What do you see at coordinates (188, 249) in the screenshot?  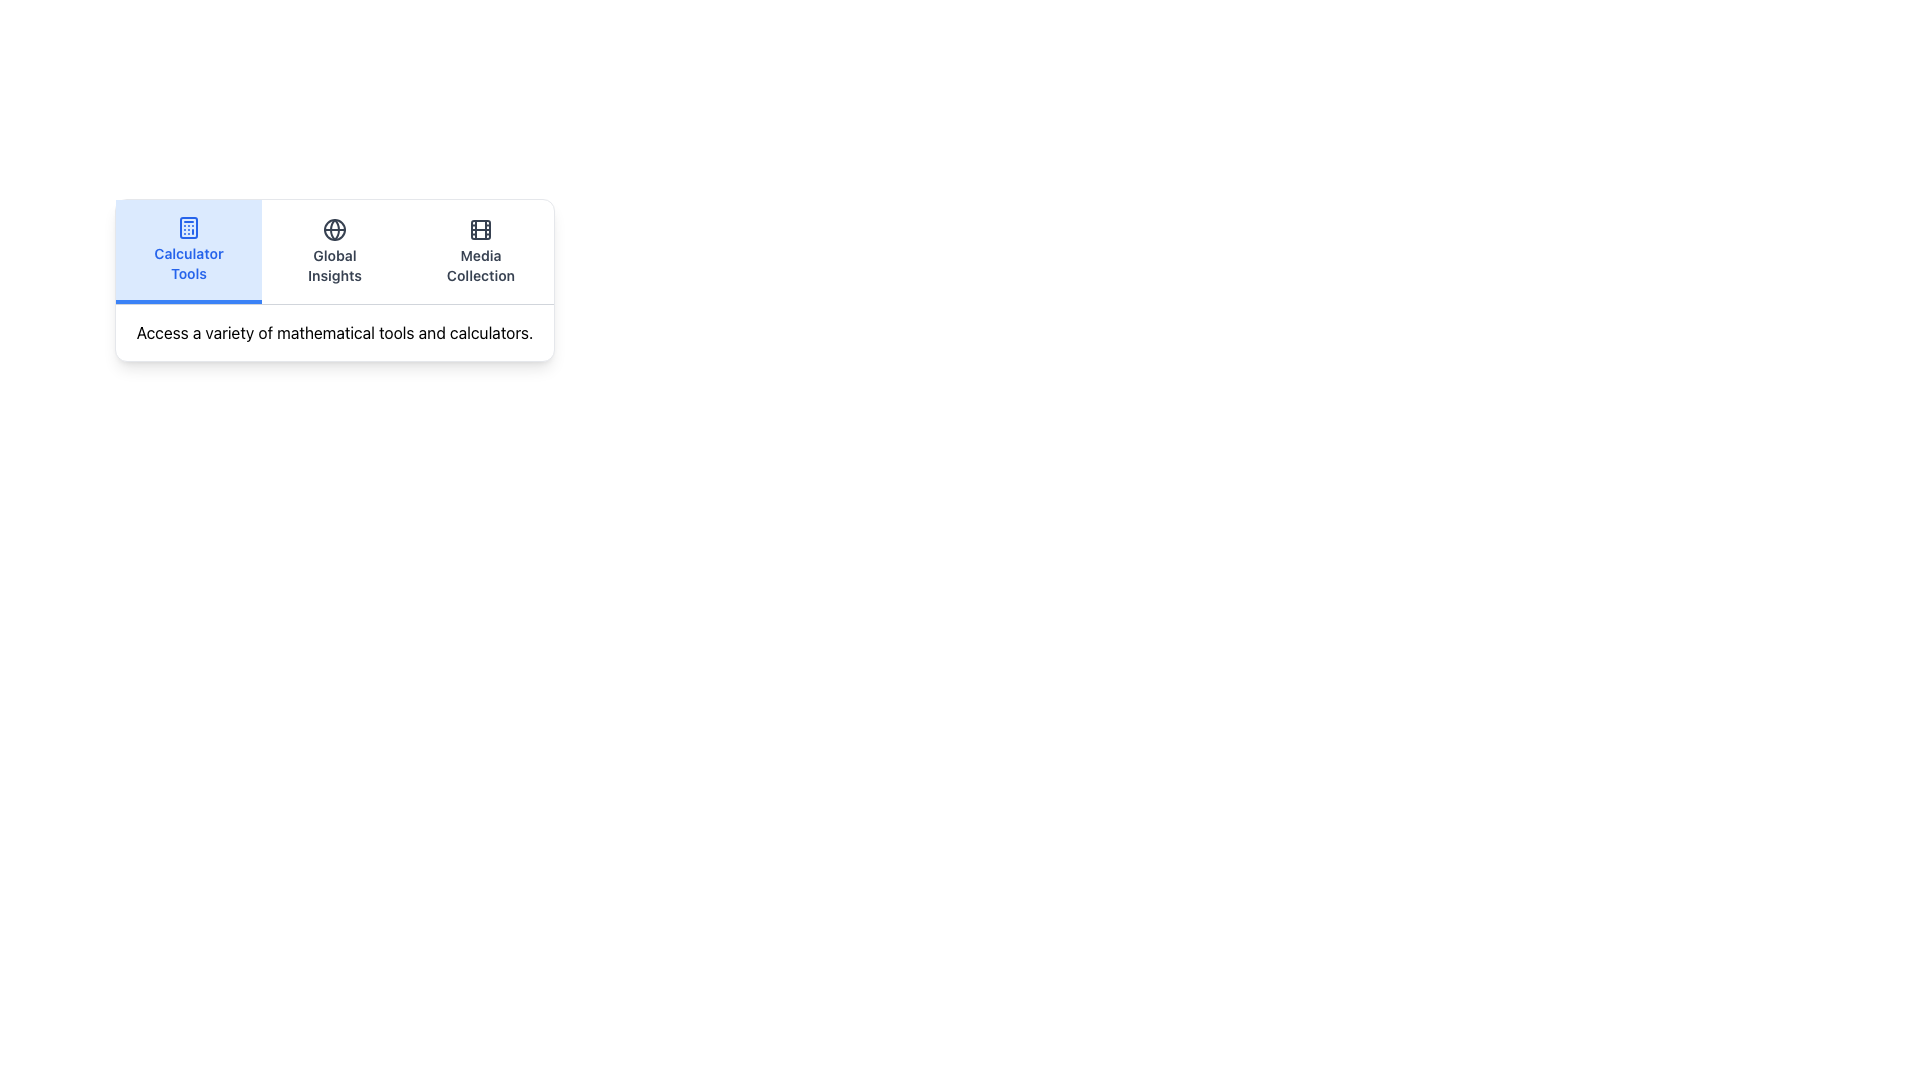 I see `the first clickable item with an icon and label in the navigation row` at bounding box center [188, 249].